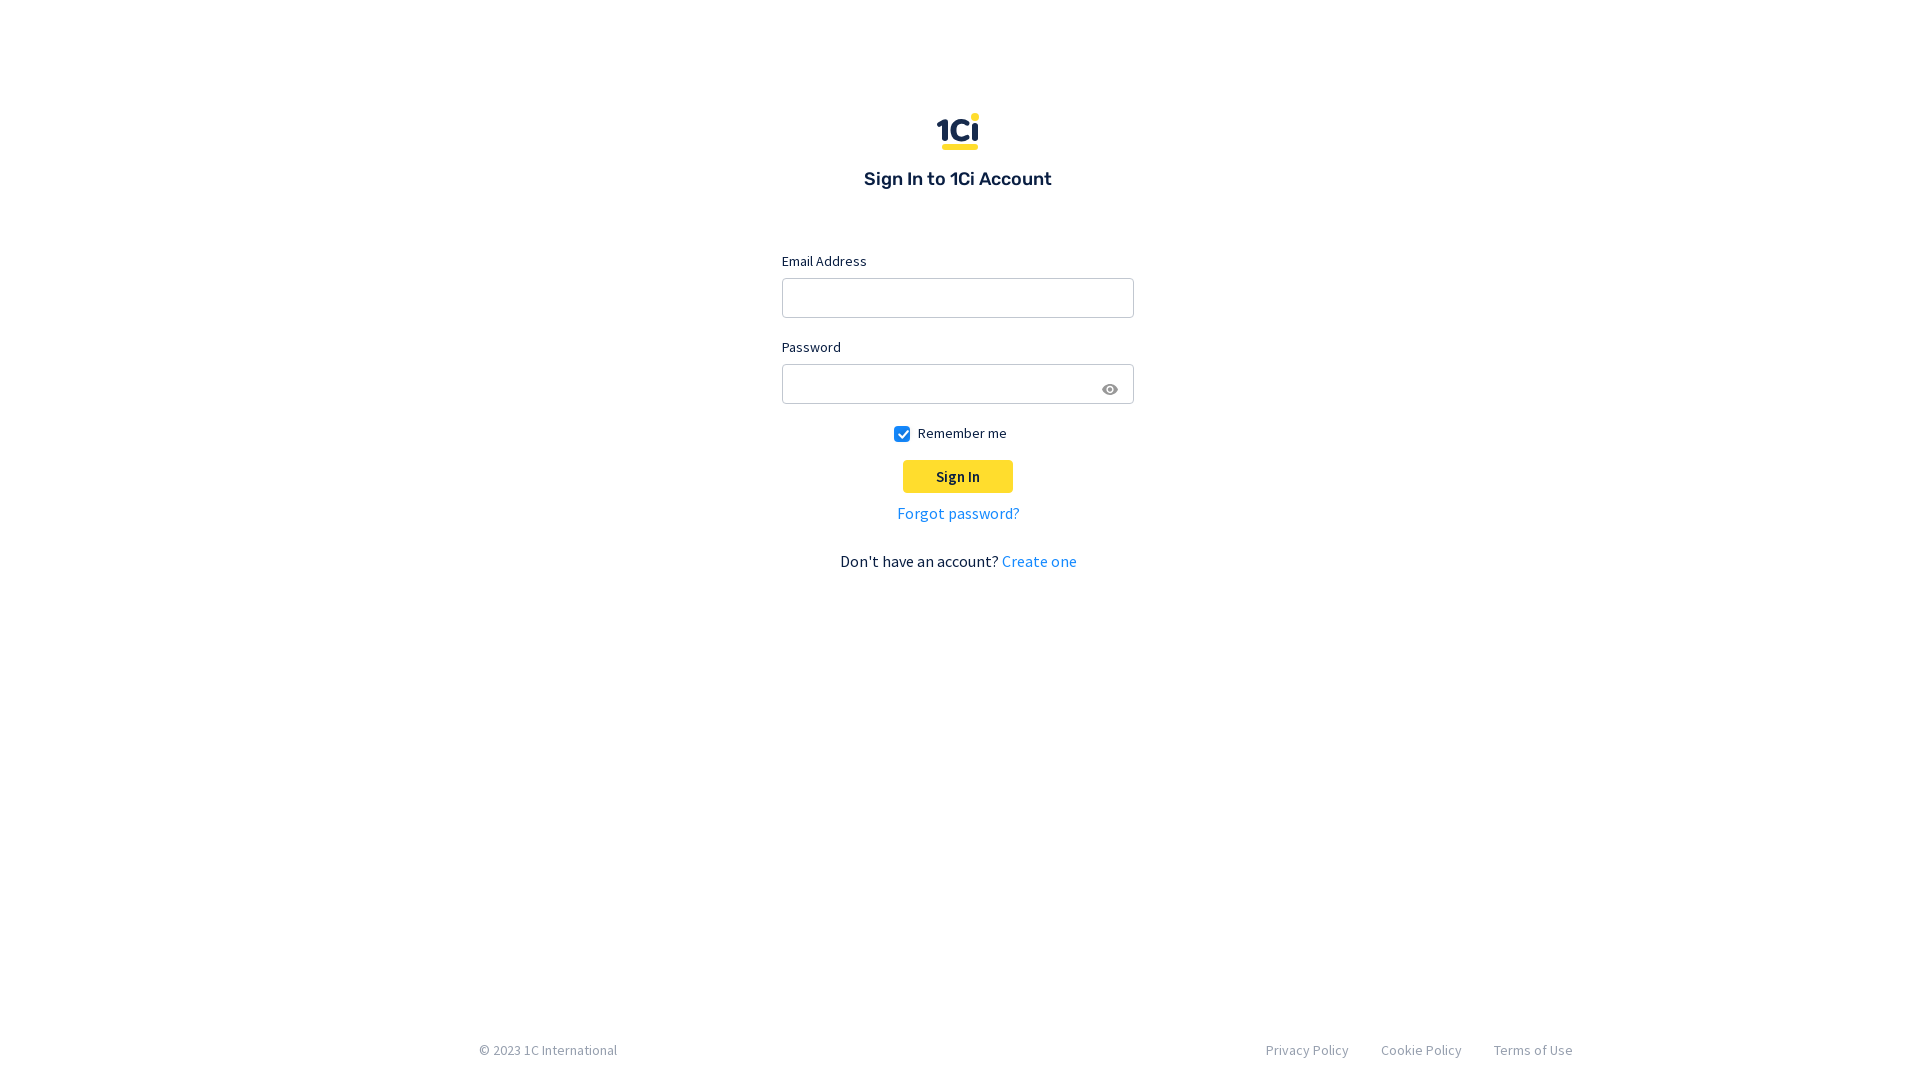 This screenshot has height=1080, width=1920. I want to click on 'Sign In', so click(957, 476).